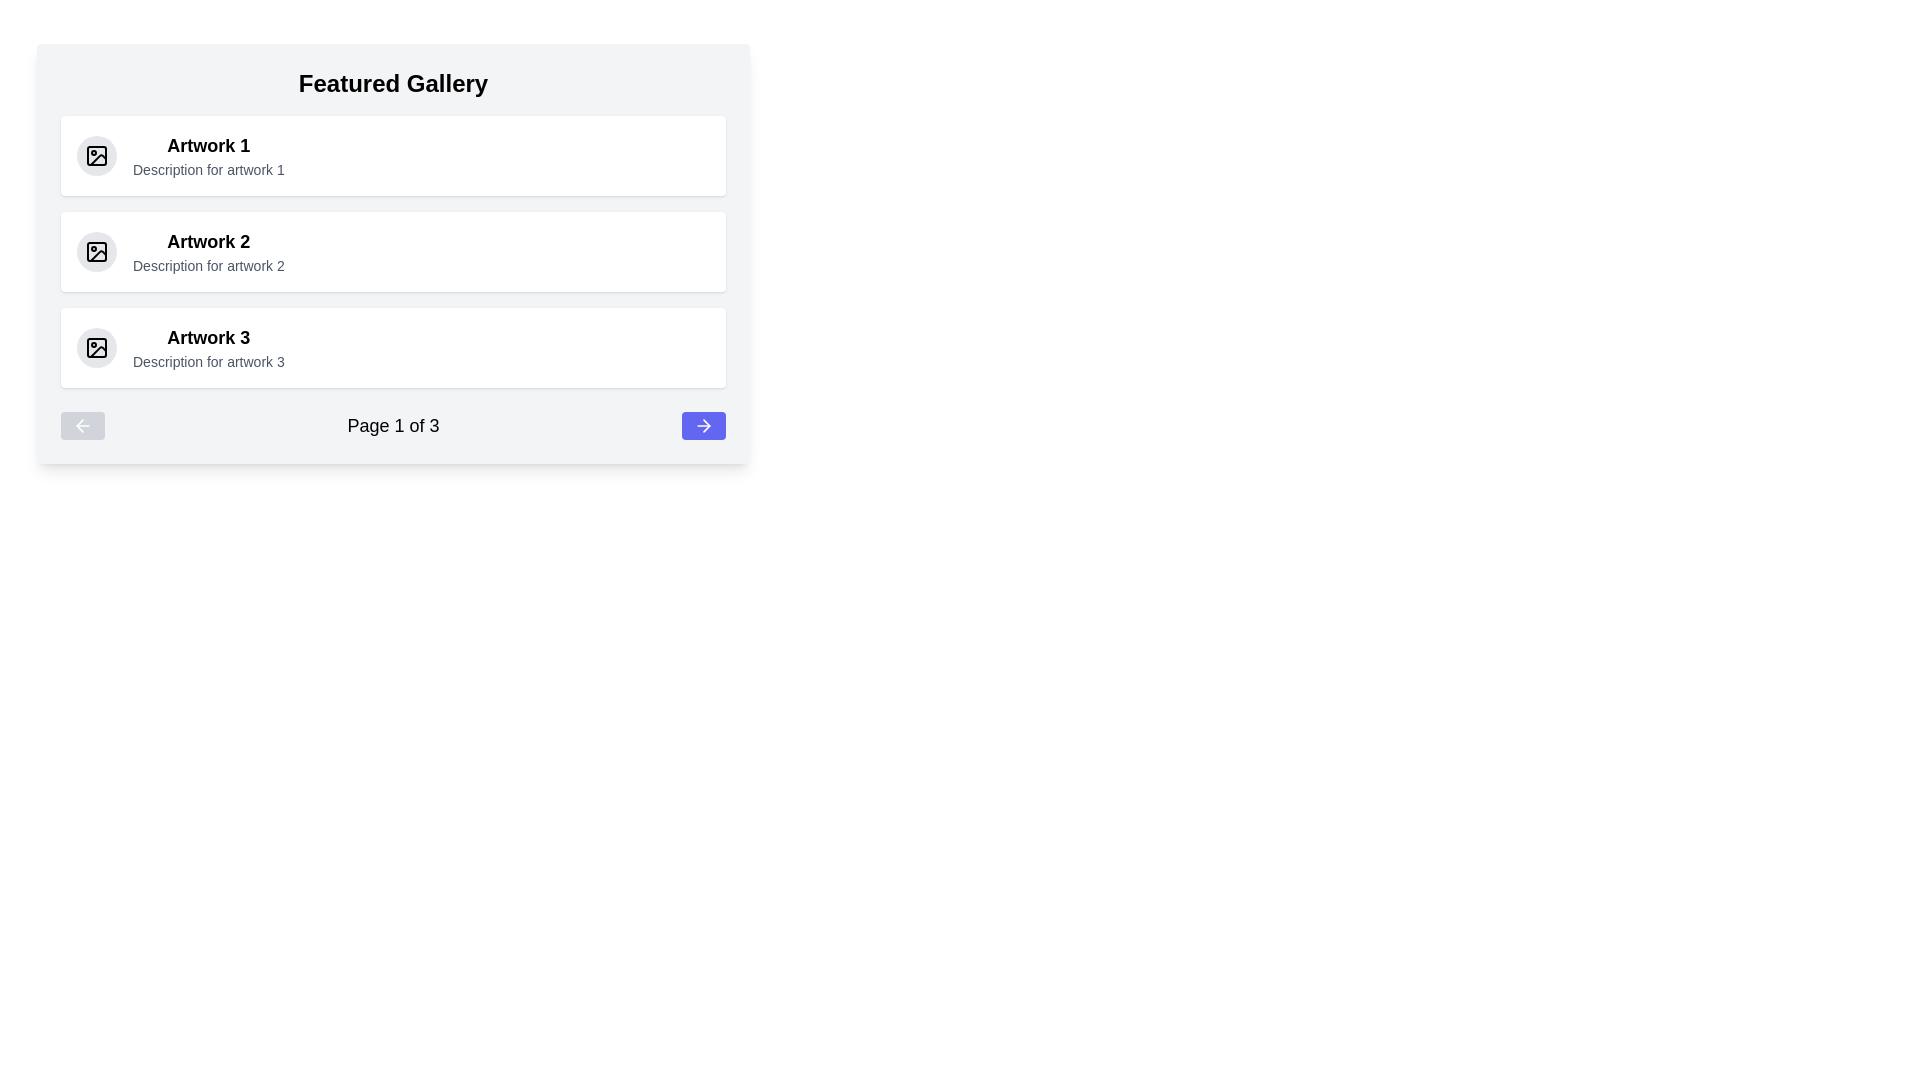 The width and height of the screenshot is (1920, 1080). I want to click on the 'Featured Gallery' title text, which is a bold, large font element located at the top of its section, serving as a header for the following content, so click(393, 83).